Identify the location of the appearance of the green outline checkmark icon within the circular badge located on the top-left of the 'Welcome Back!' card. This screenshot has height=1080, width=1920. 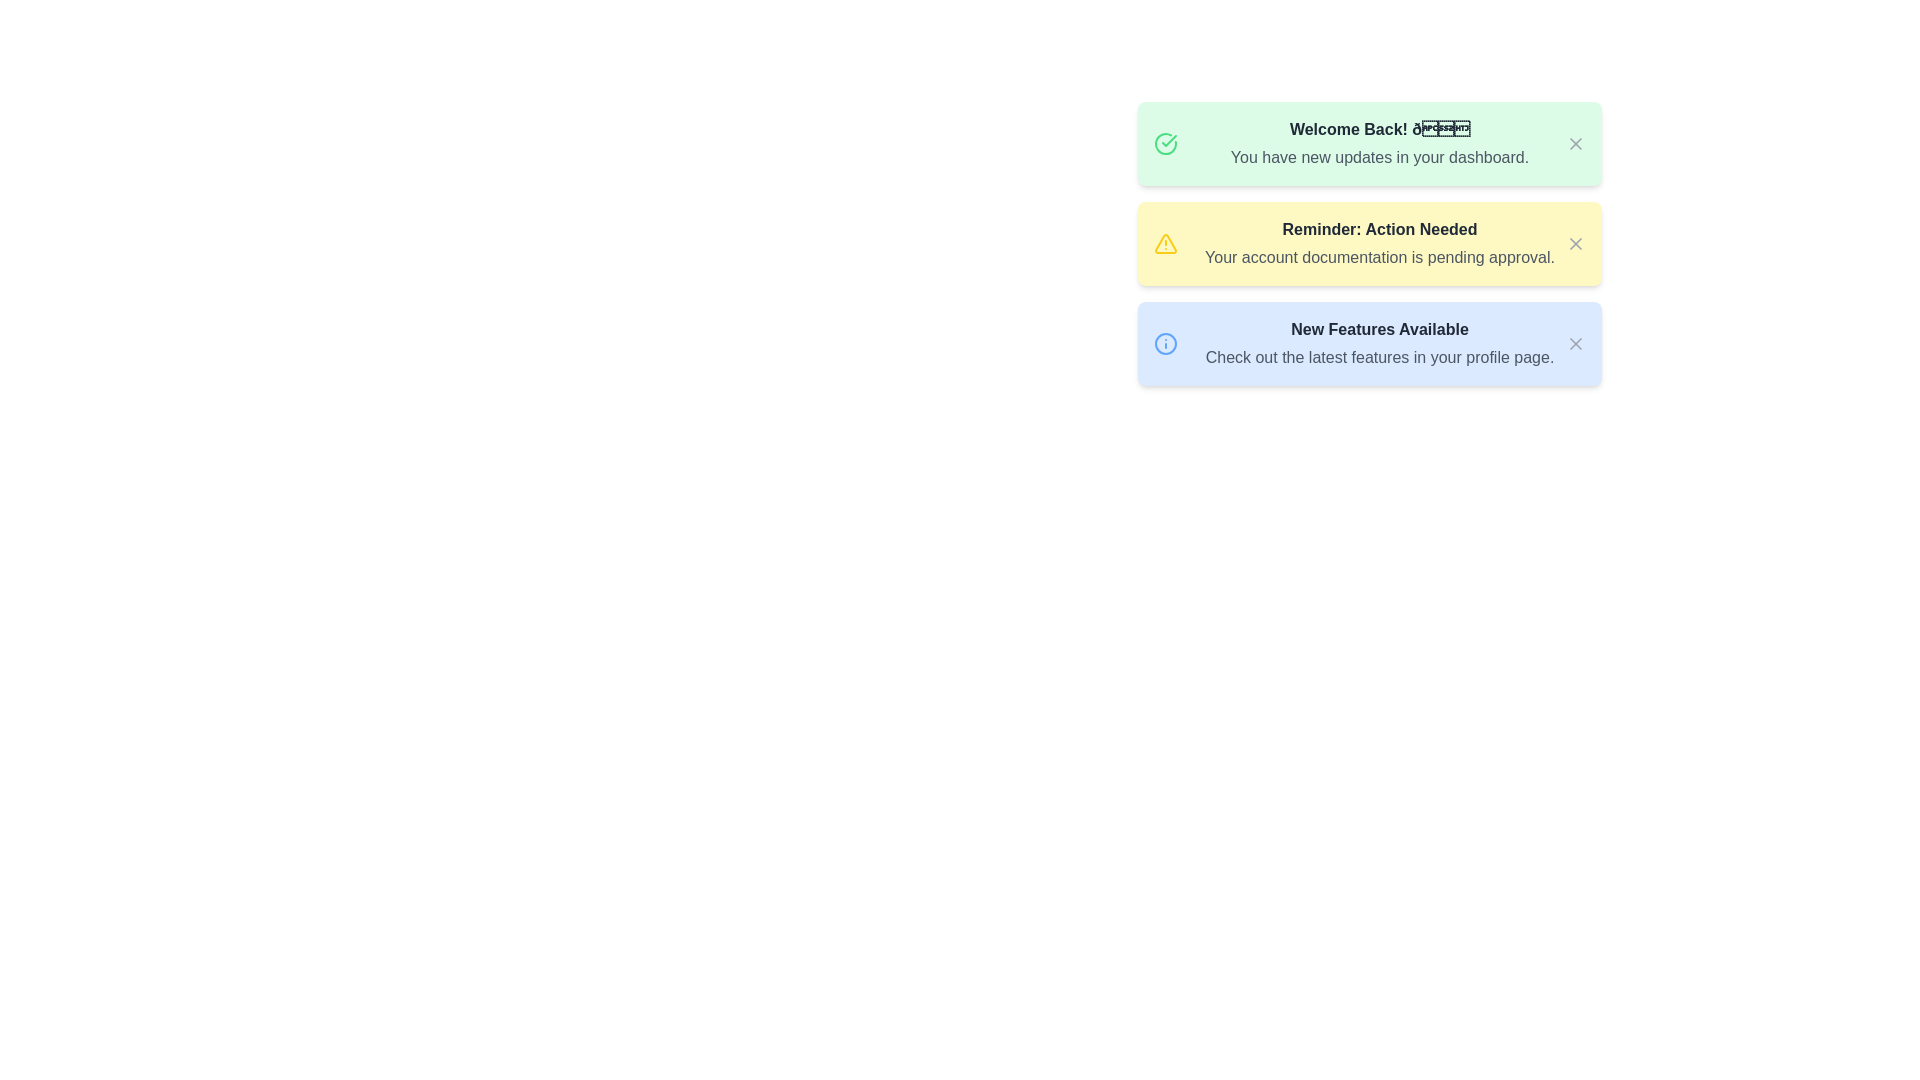
(1169, 140).